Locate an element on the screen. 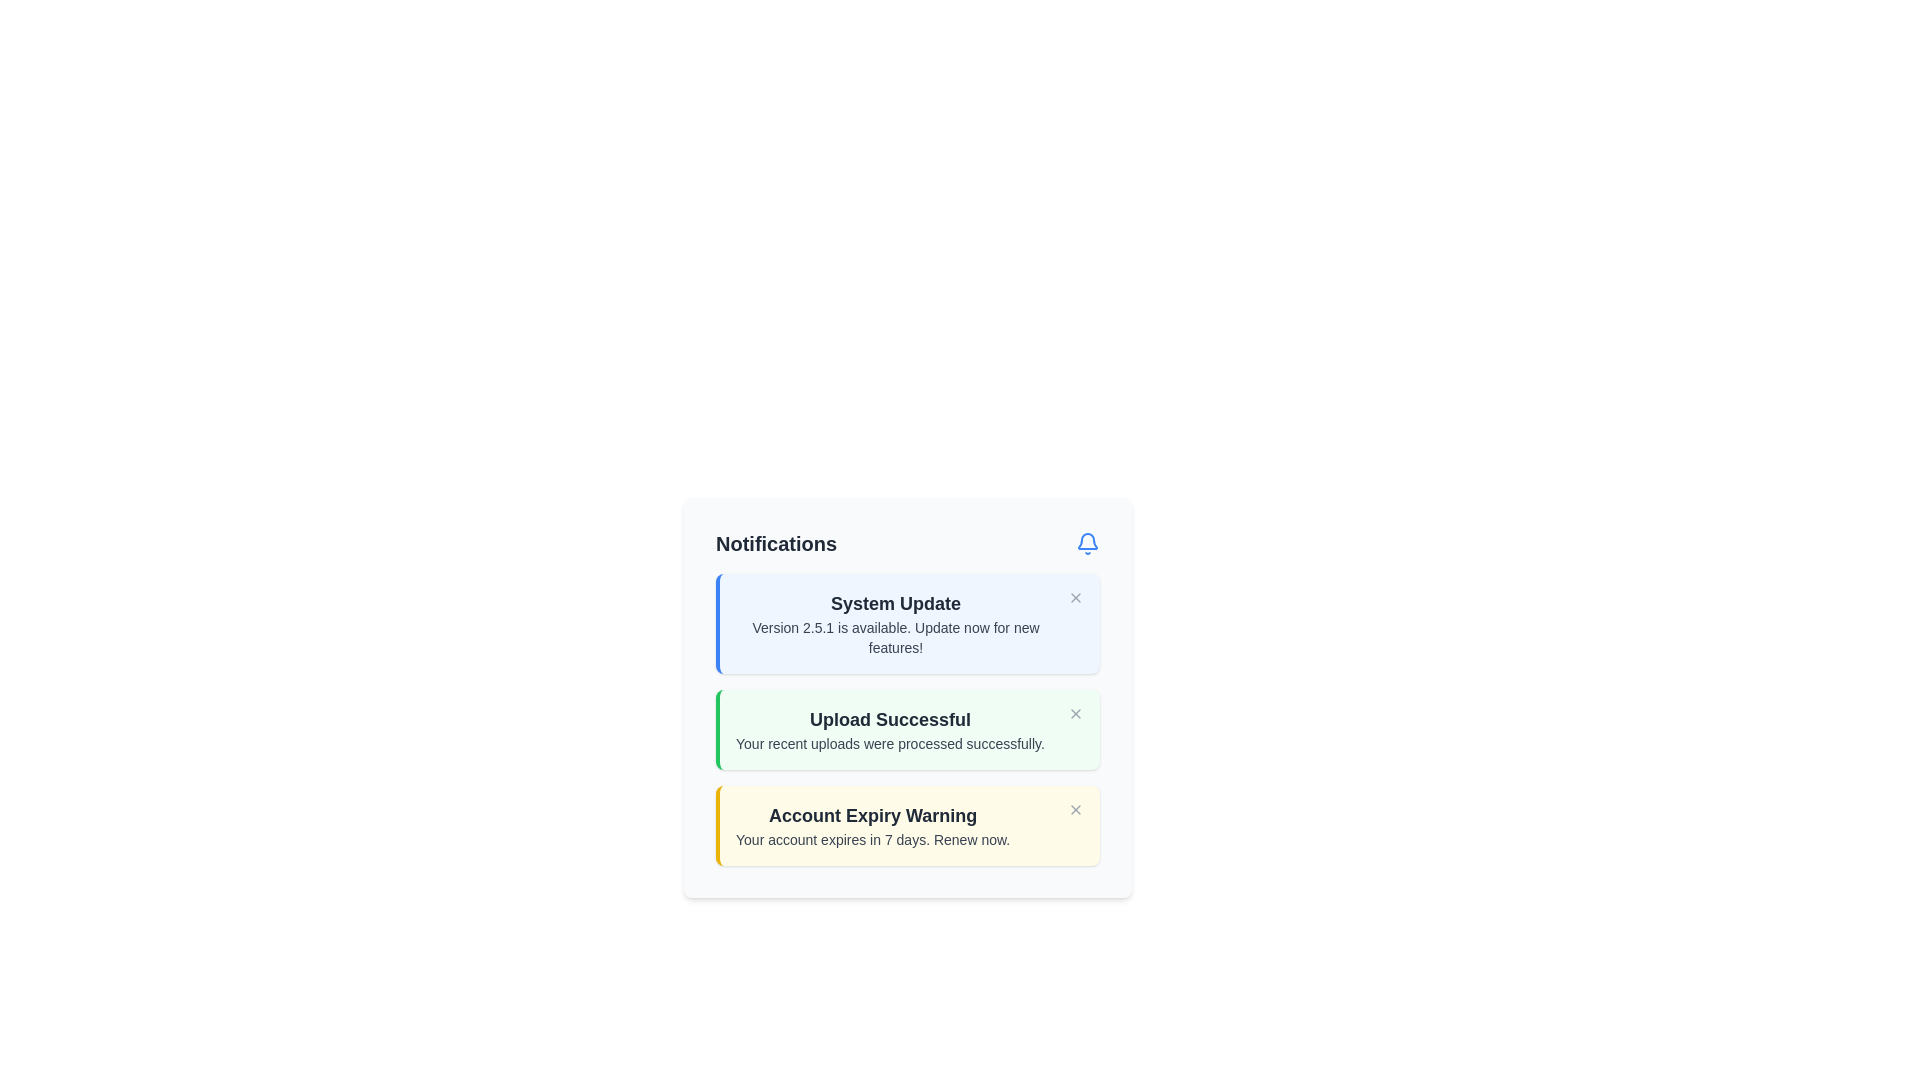  the Close button located at the top-right of the 'Account Expiry Warning' notification to change its color to red is located at coordinates (1074, 810).